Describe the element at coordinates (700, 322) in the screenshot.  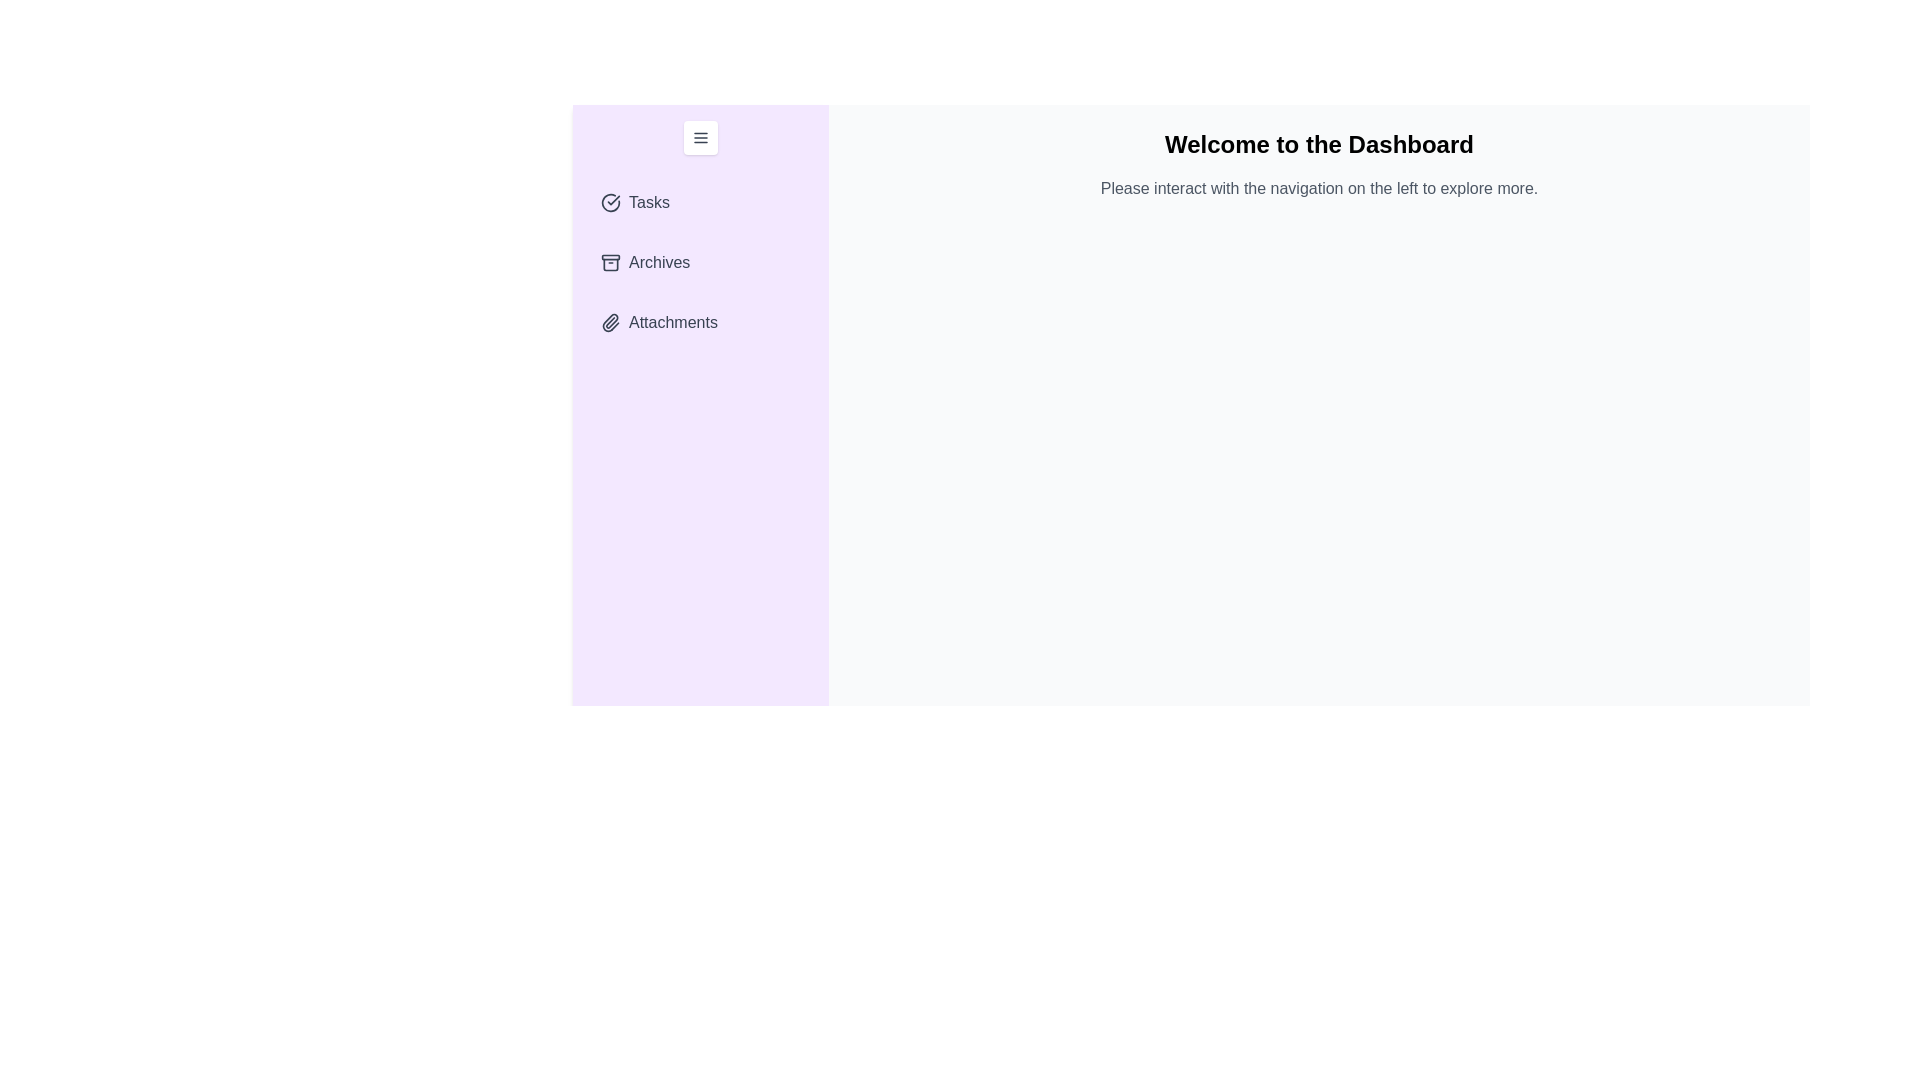
I see `the section Attachments in the drawer to expand it` at that location.